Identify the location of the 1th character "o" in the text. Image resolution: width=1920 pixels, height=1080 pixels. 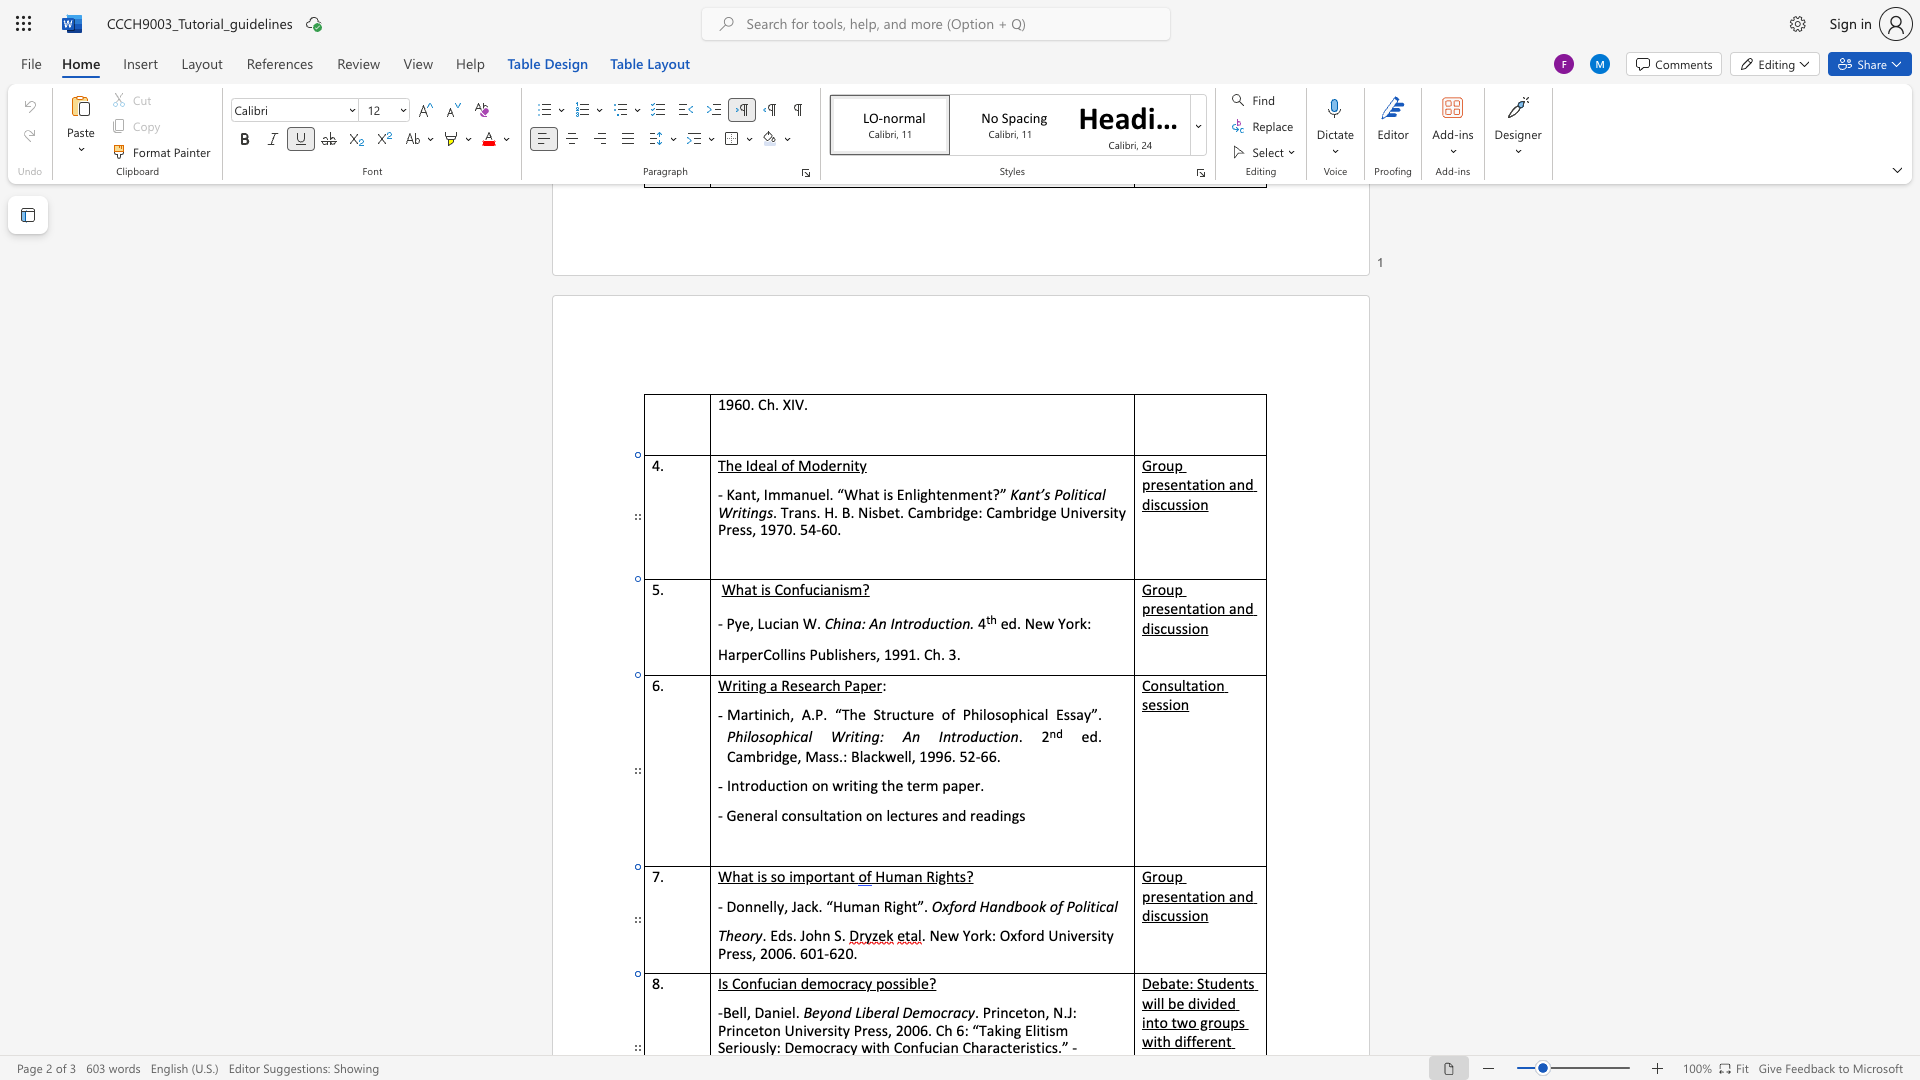
(830, 1012).